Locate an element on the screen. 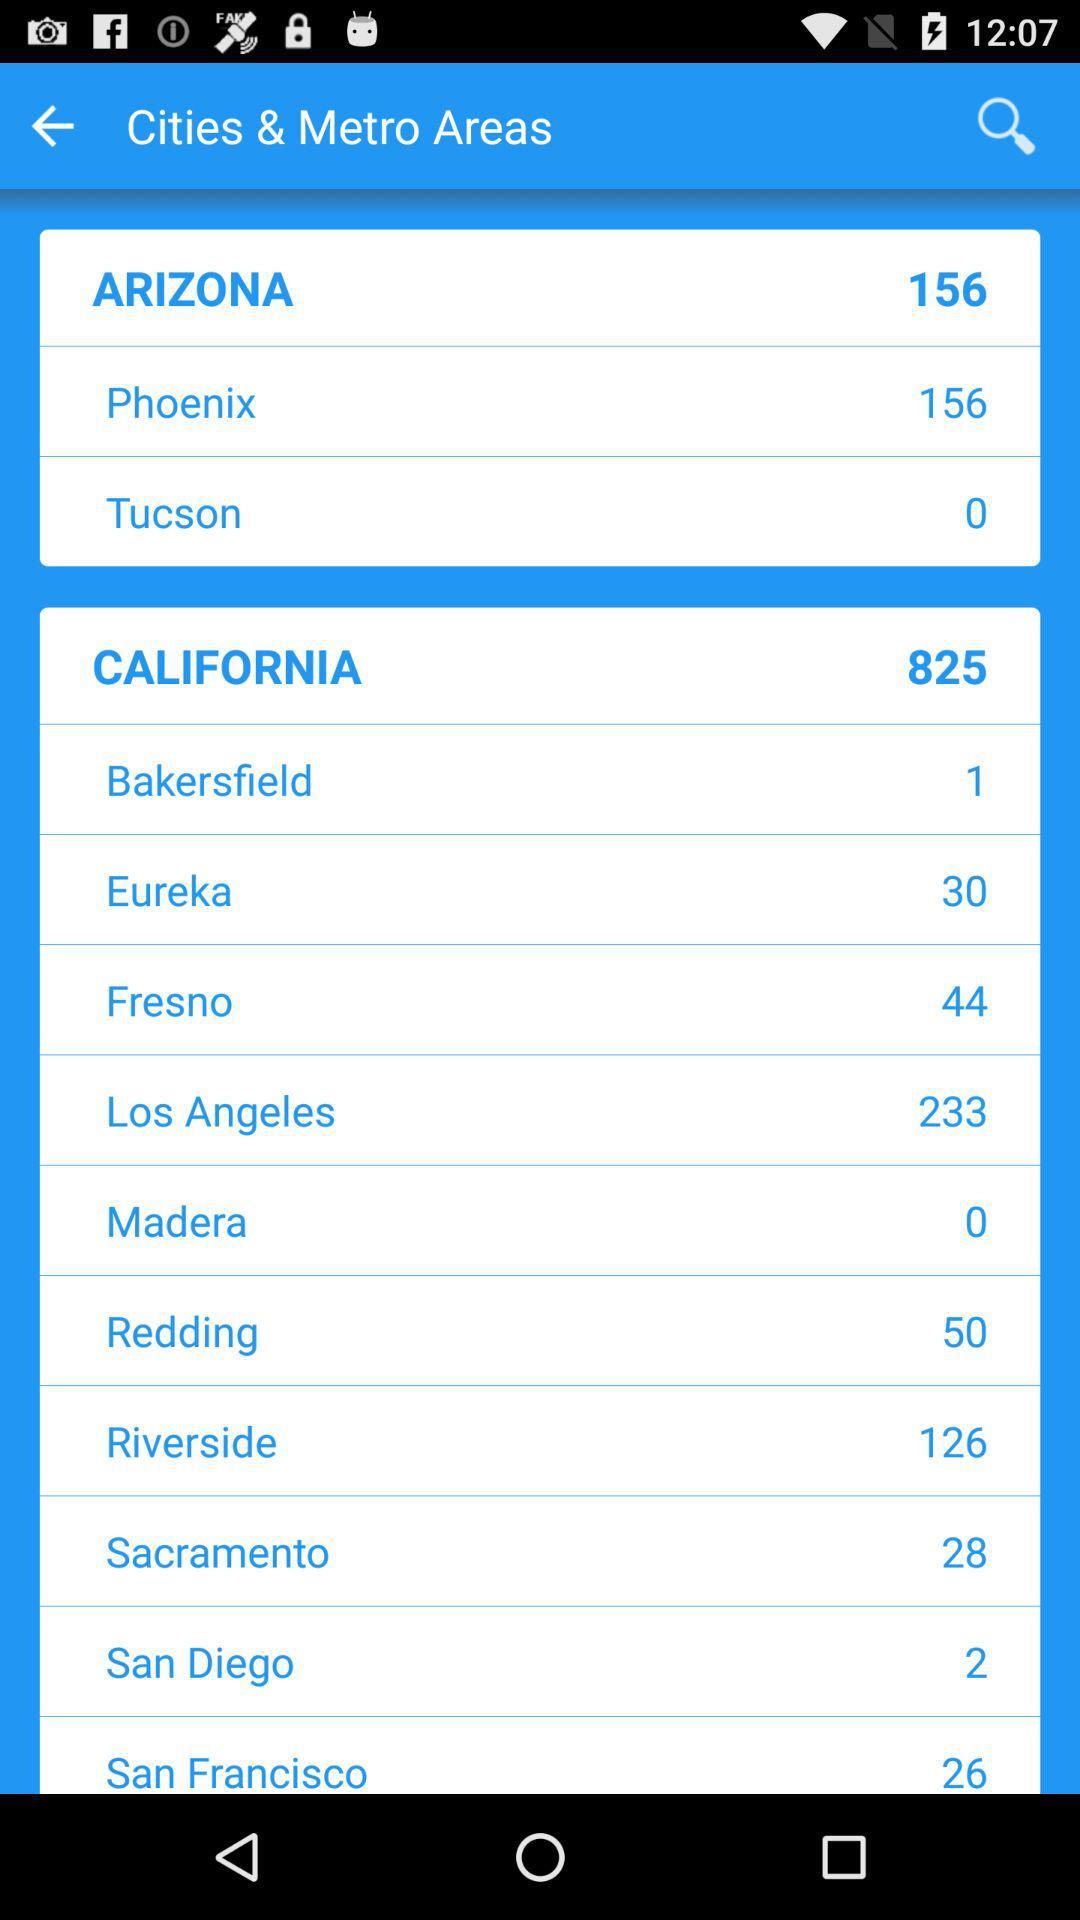  the icon to the right of the california item is located at coordinates (855, 665).